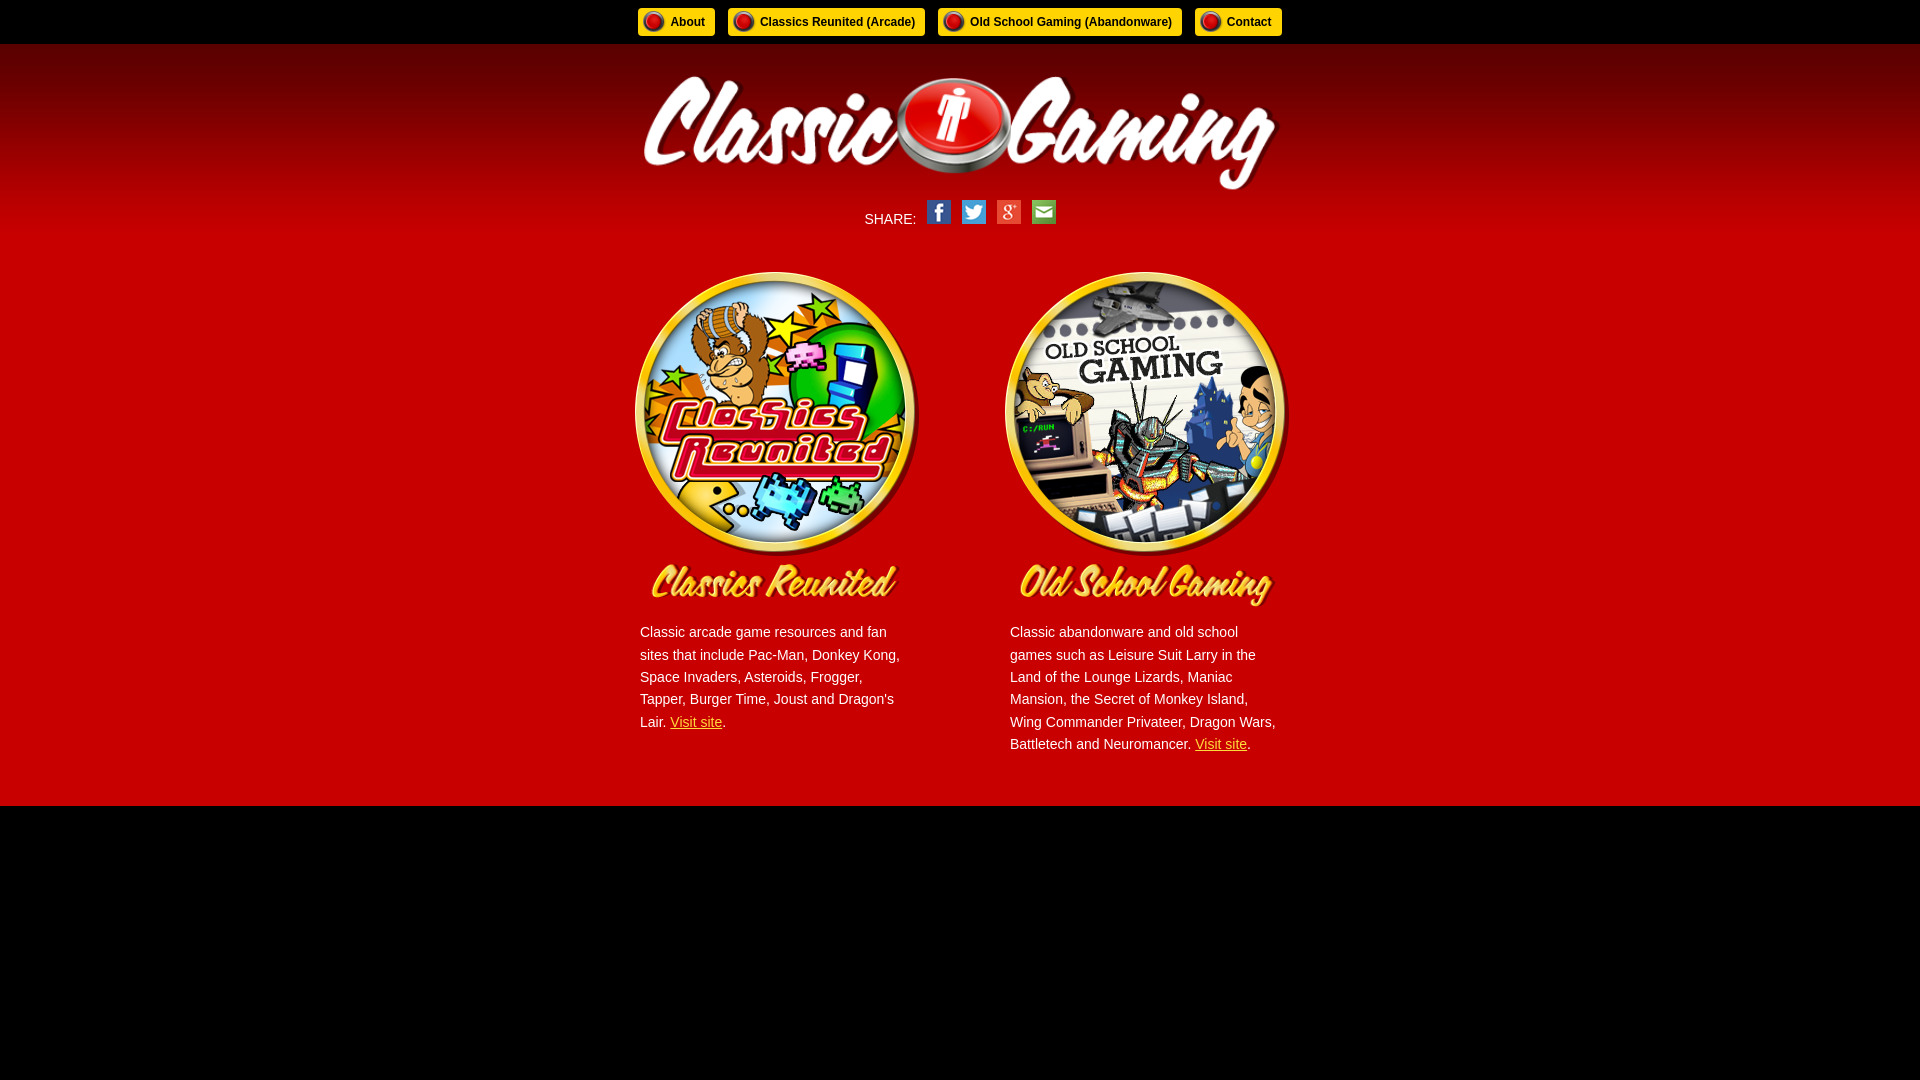 This screenshot has width=1920, height=1080. What do you see at coordinates (936, 22) in the screenshot?
I see `'Old School Gaming (Abandonware)'` at bounding box center [936, 22].